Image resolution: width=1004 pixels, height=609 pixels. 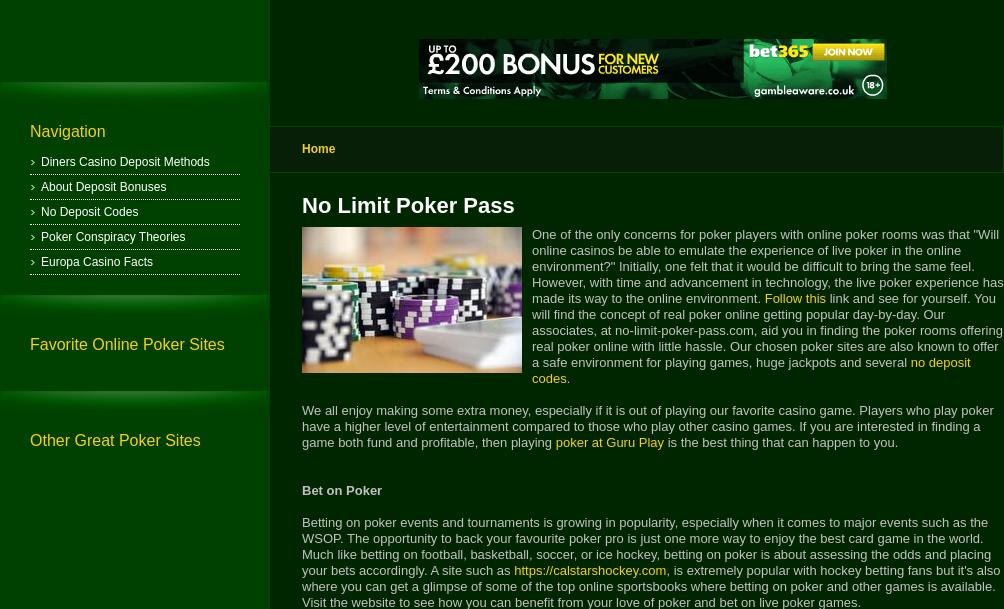 I want to click on 'Other Great Poker Sites', so click(x=114, y=440).